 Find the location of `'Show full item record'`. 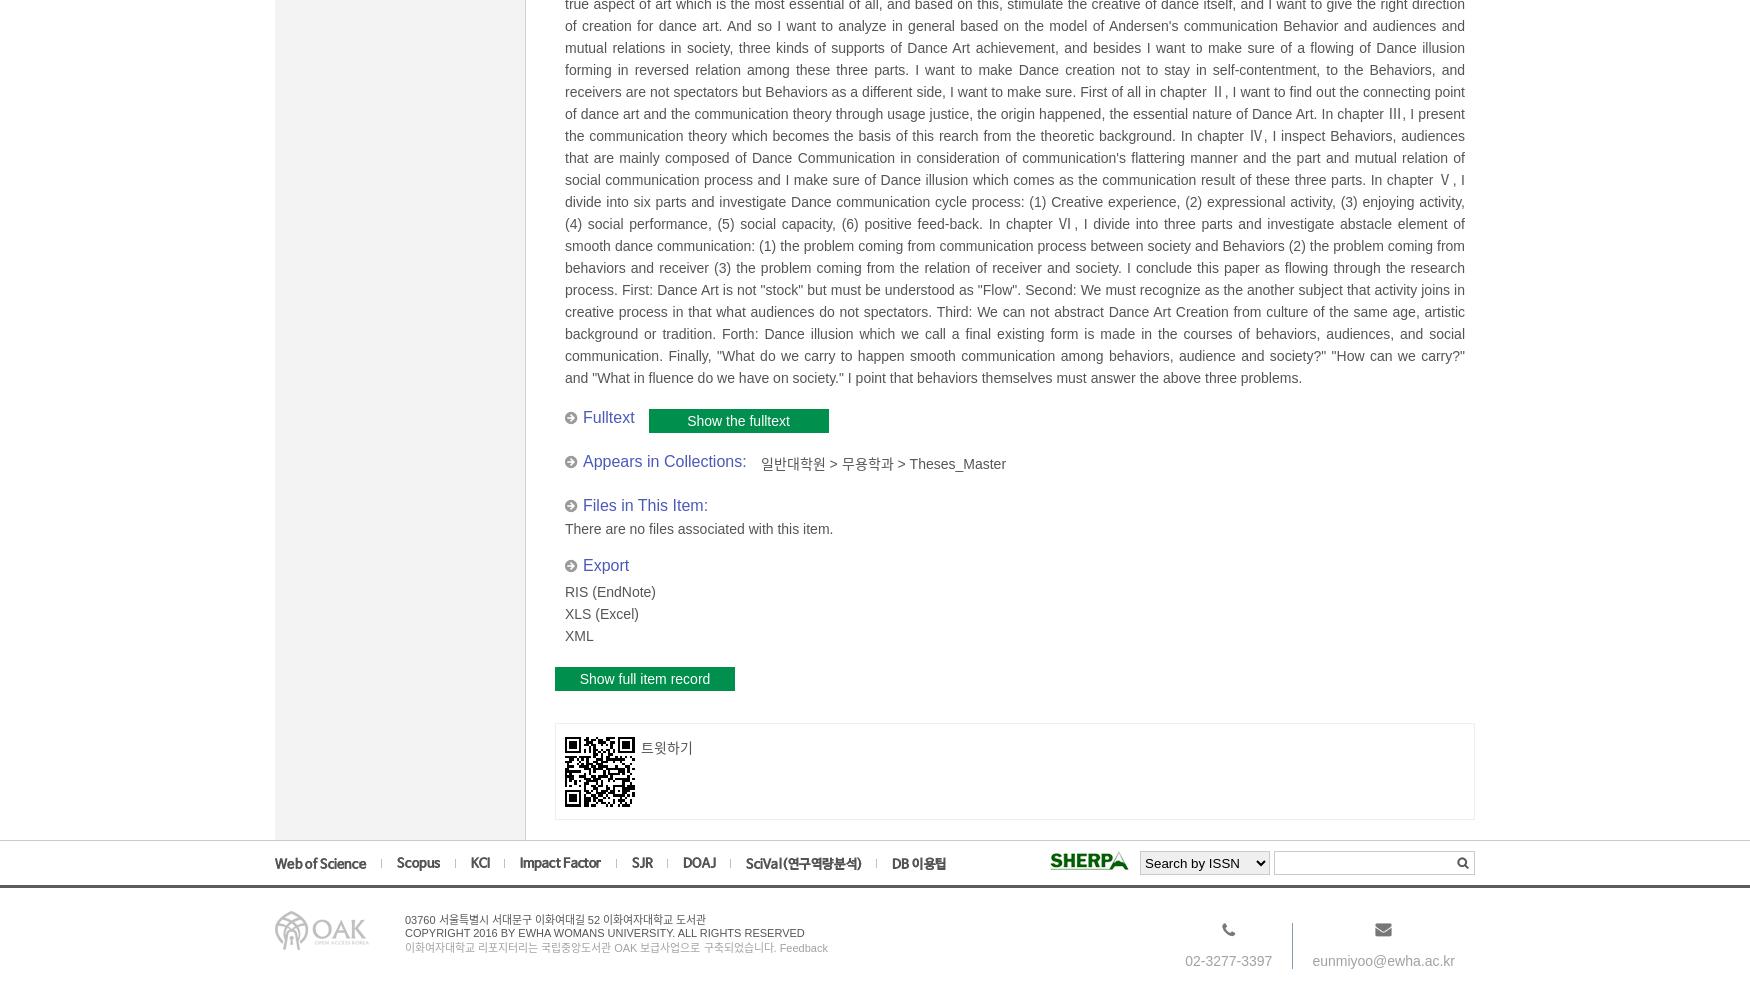

'Show full item record' is located at coordinates (643, 678).